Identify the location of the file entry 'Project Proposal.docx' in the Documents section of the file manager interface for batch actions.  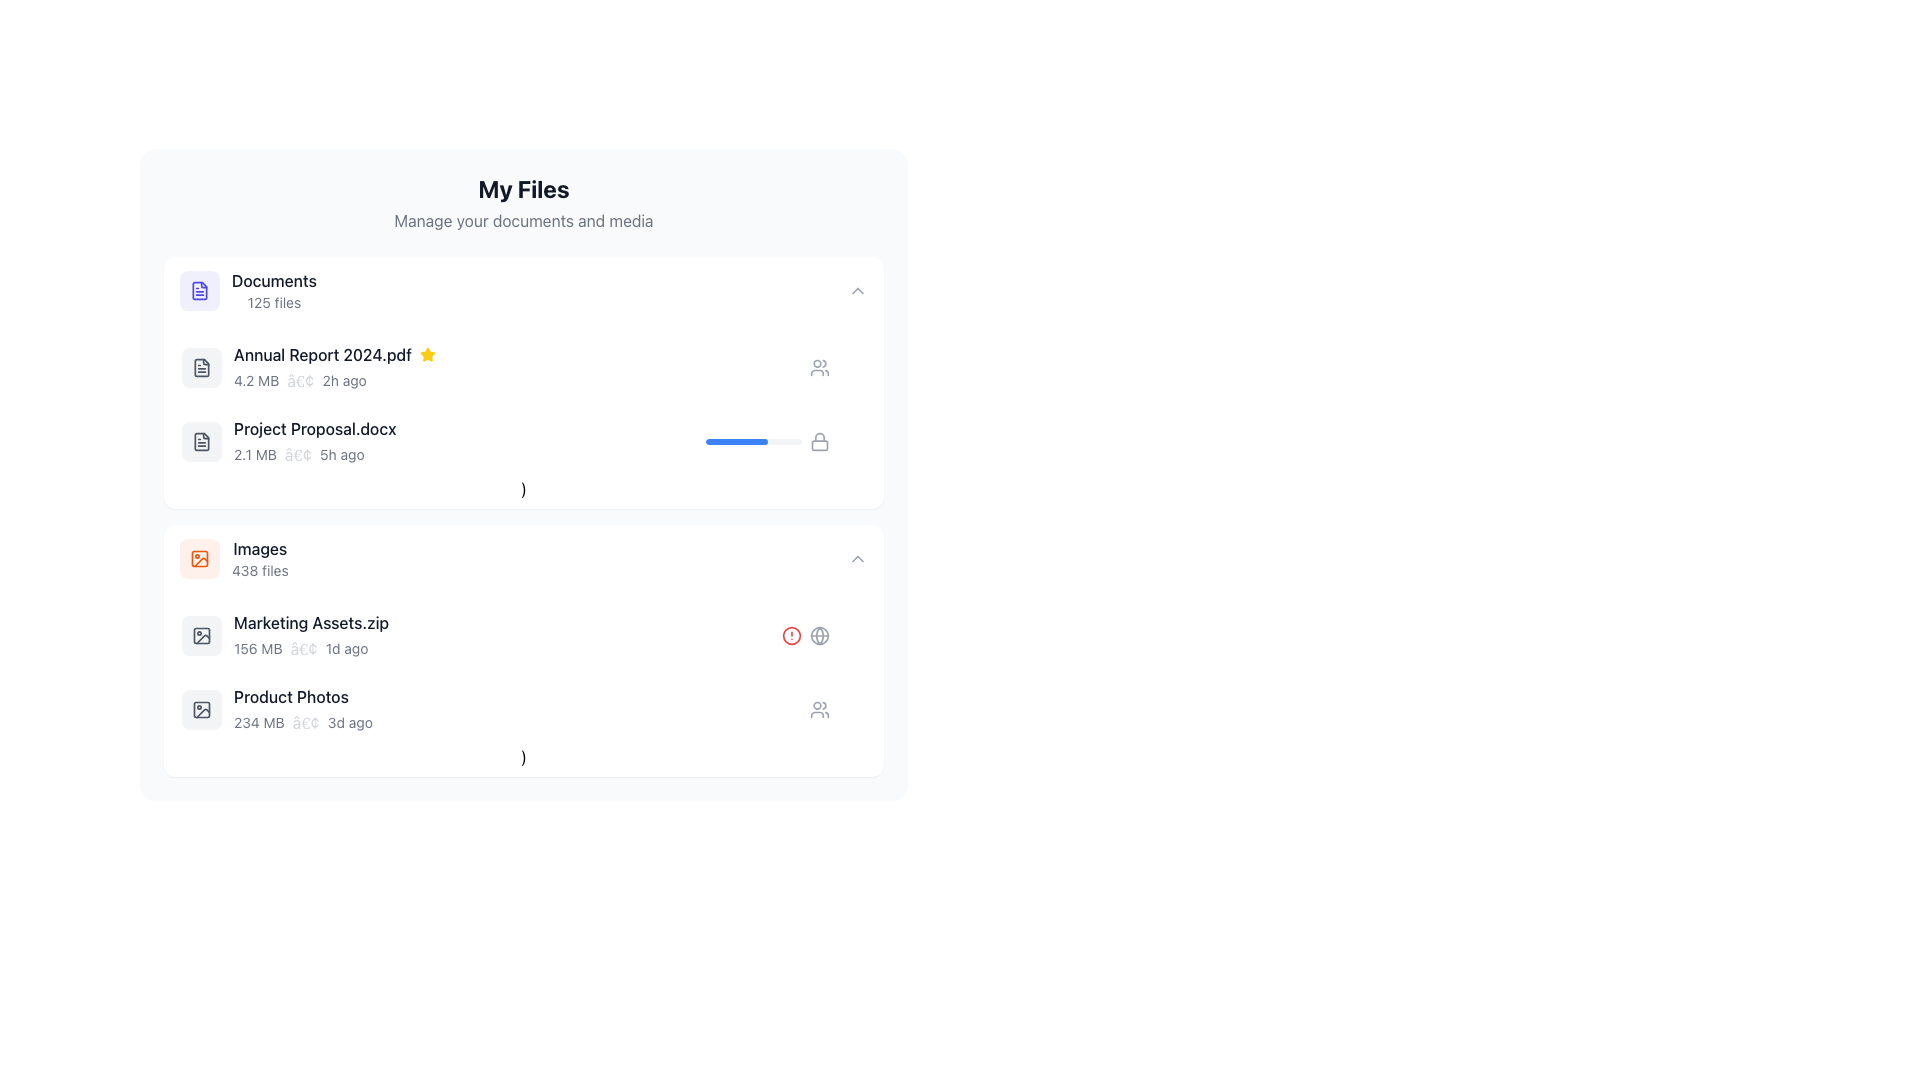
(443, 441).